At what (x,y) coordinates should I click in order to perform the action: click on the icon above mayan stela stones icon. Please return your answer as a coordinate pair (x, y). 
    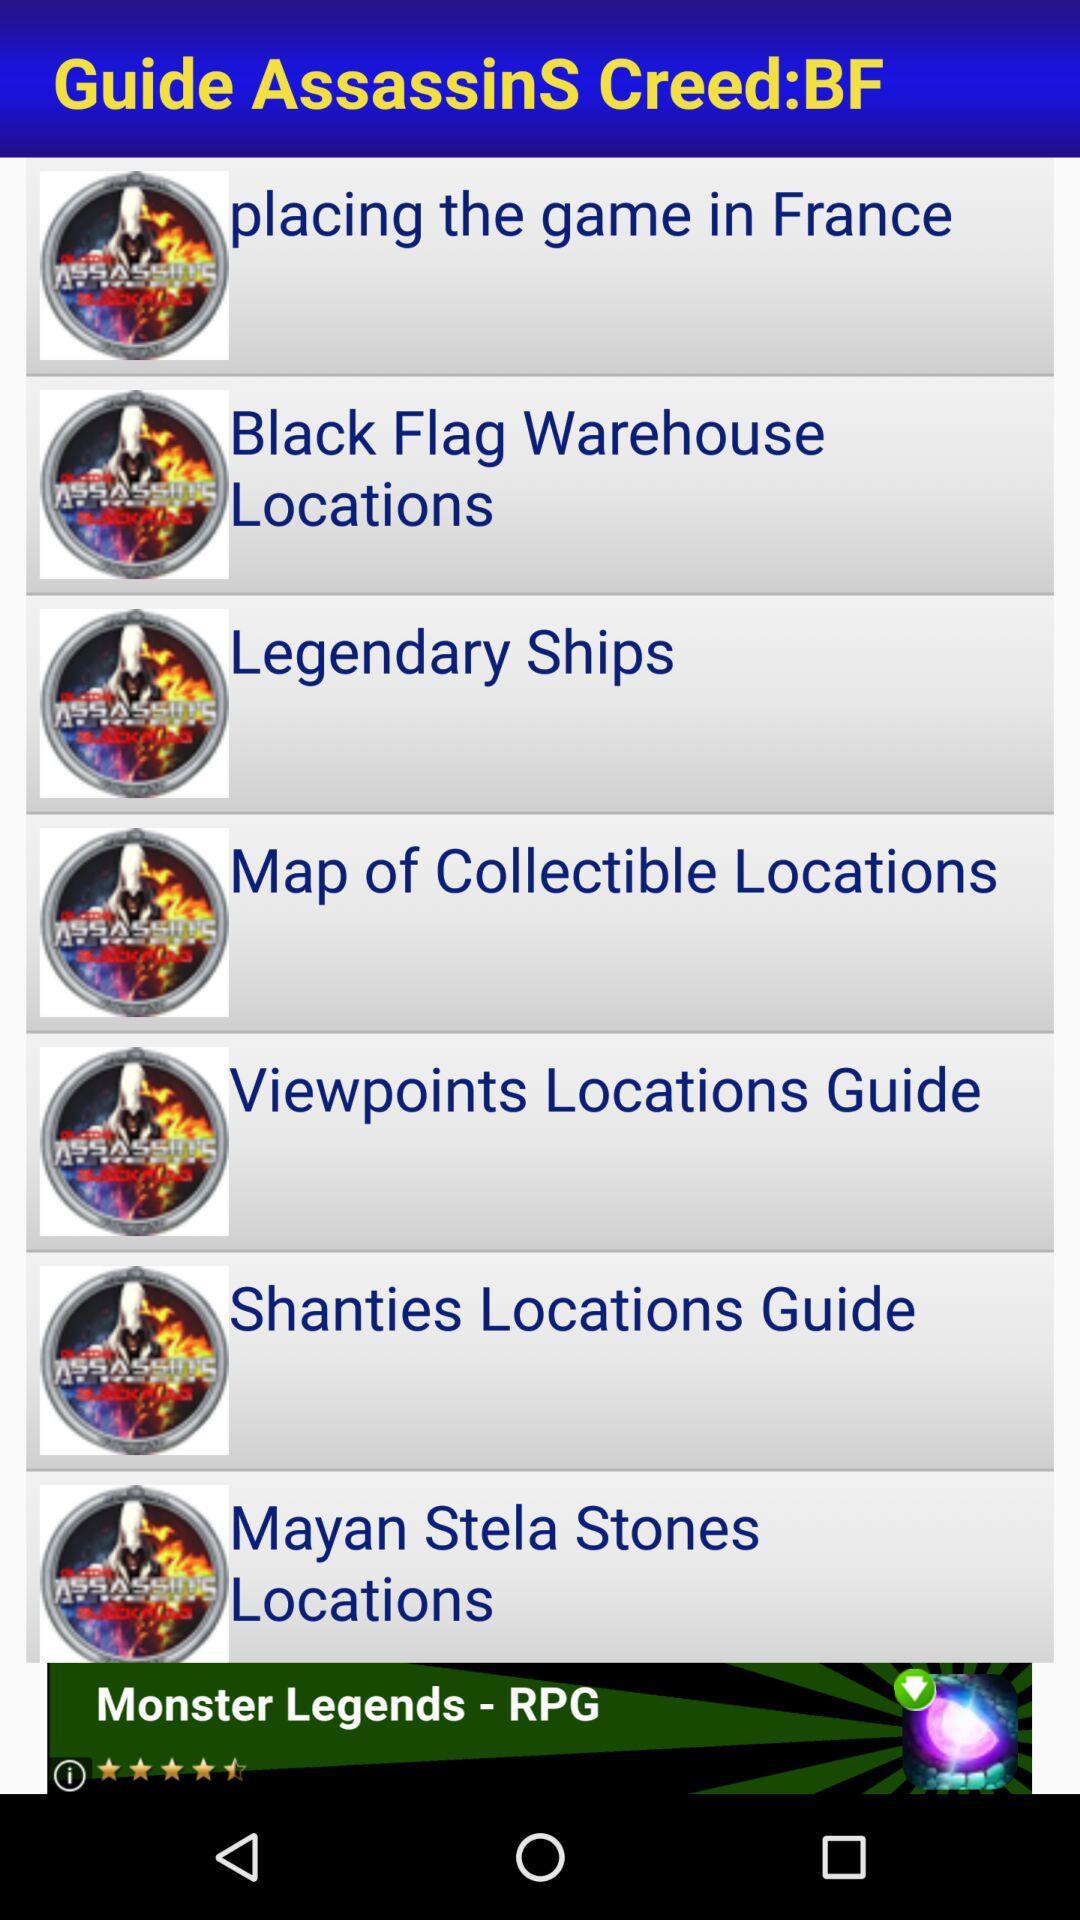
    Looking at the image, I should click on (540, 1360).